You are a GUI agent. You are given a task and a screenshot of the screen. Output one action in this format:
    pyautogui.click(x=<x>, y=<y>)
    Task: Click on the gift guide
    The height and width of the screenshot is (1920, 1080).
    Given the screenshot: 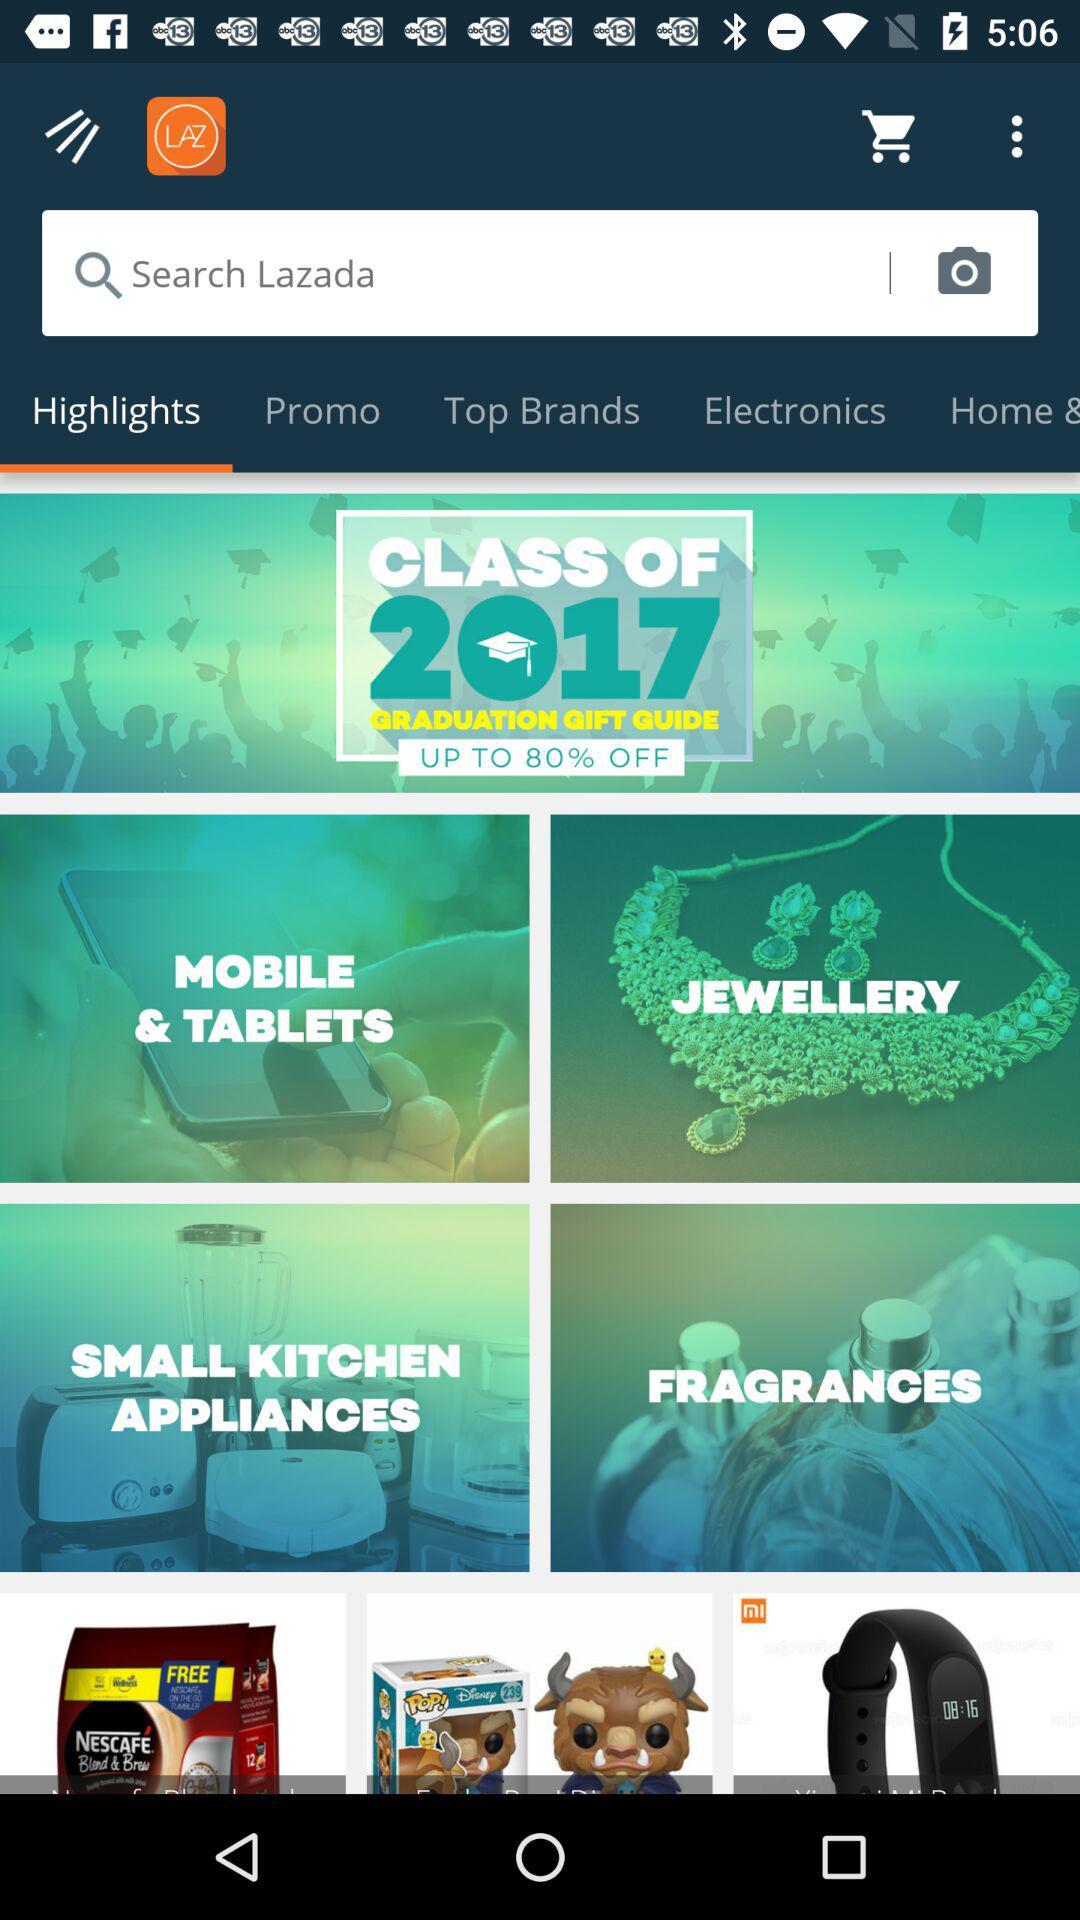 What is the action you would take?
    pyautogui.click(x=540, y=643)
    